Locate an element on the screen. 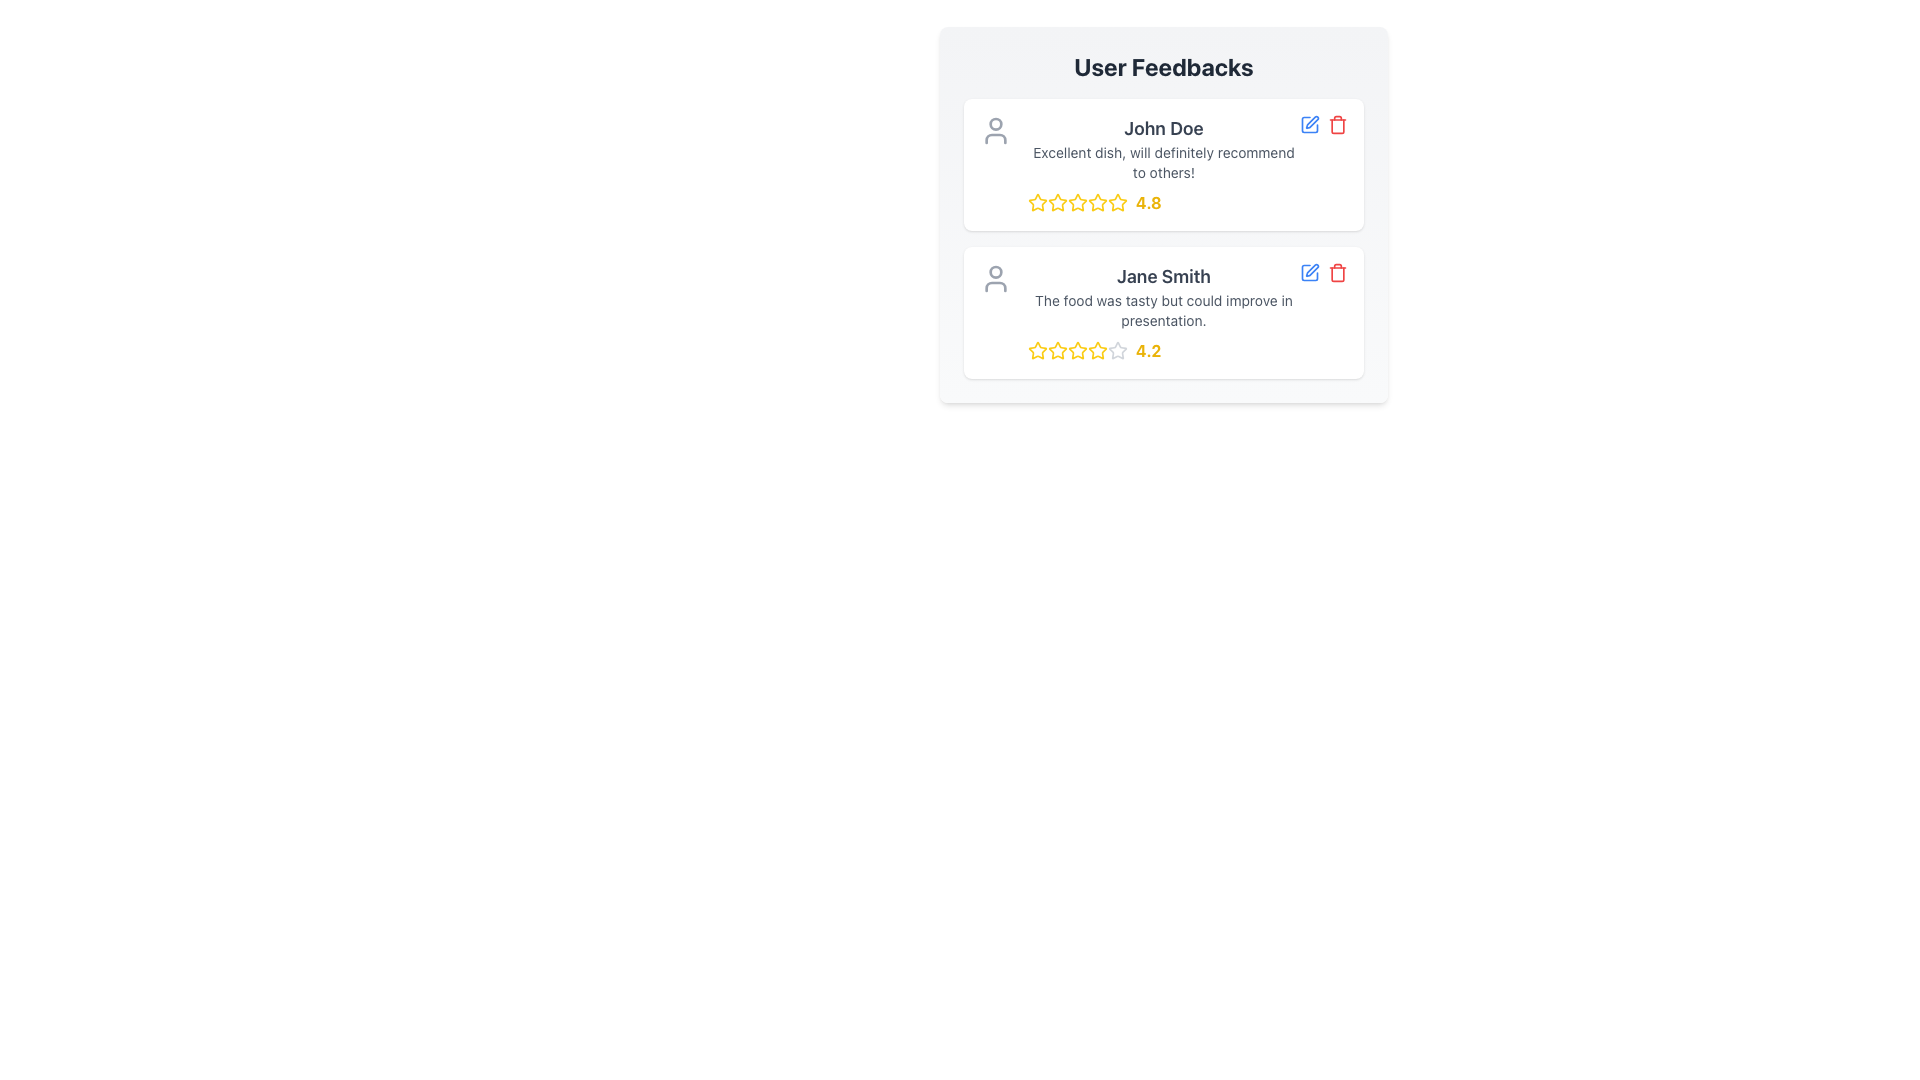 Image resolution: width=1920 pixels, height=1080 pixels. rating value displayed in the bold yellow text label showing '4.2', which is part of the feedback detail section under 'Jane Smith' in the second user feedback card is located at coordinates (1148, 350).